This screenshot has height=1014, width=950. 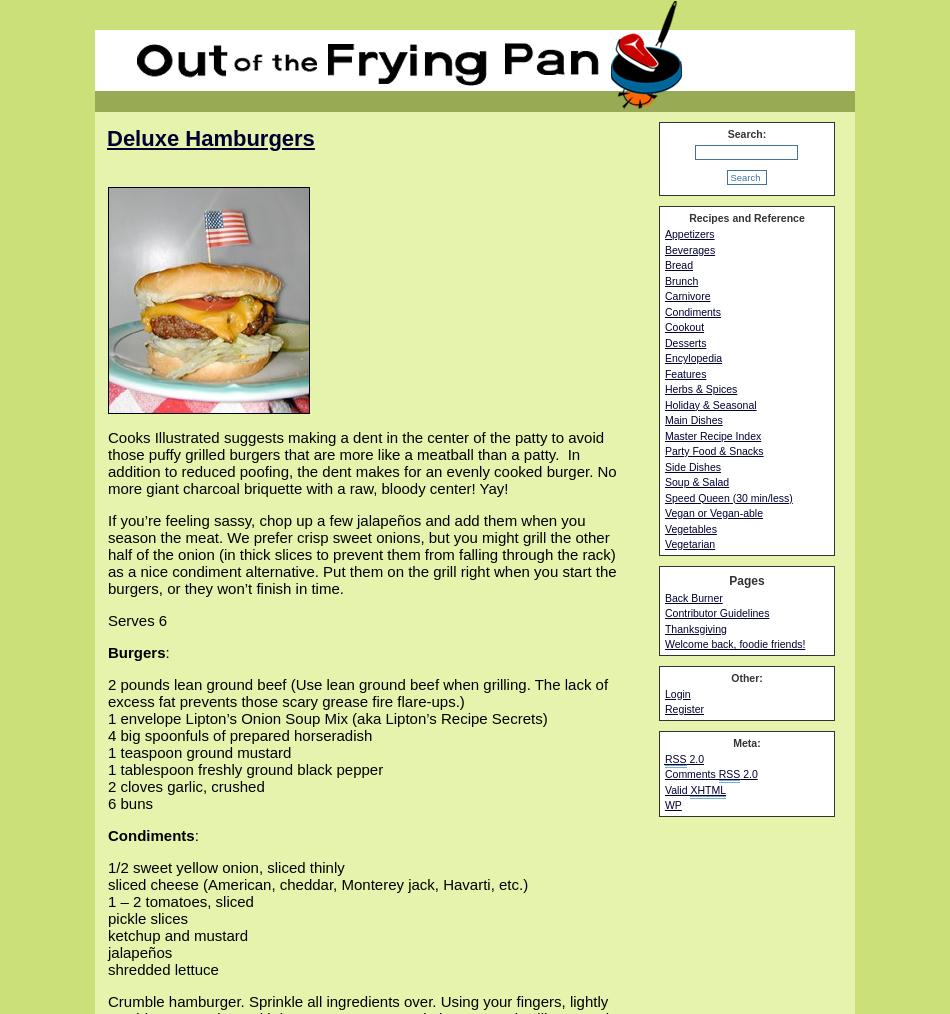 I want to click on '1 envelope Lipton’s Onion Soup Mix (aka Lipton’s Recipe Secrets)', so click(x=326, y=717).